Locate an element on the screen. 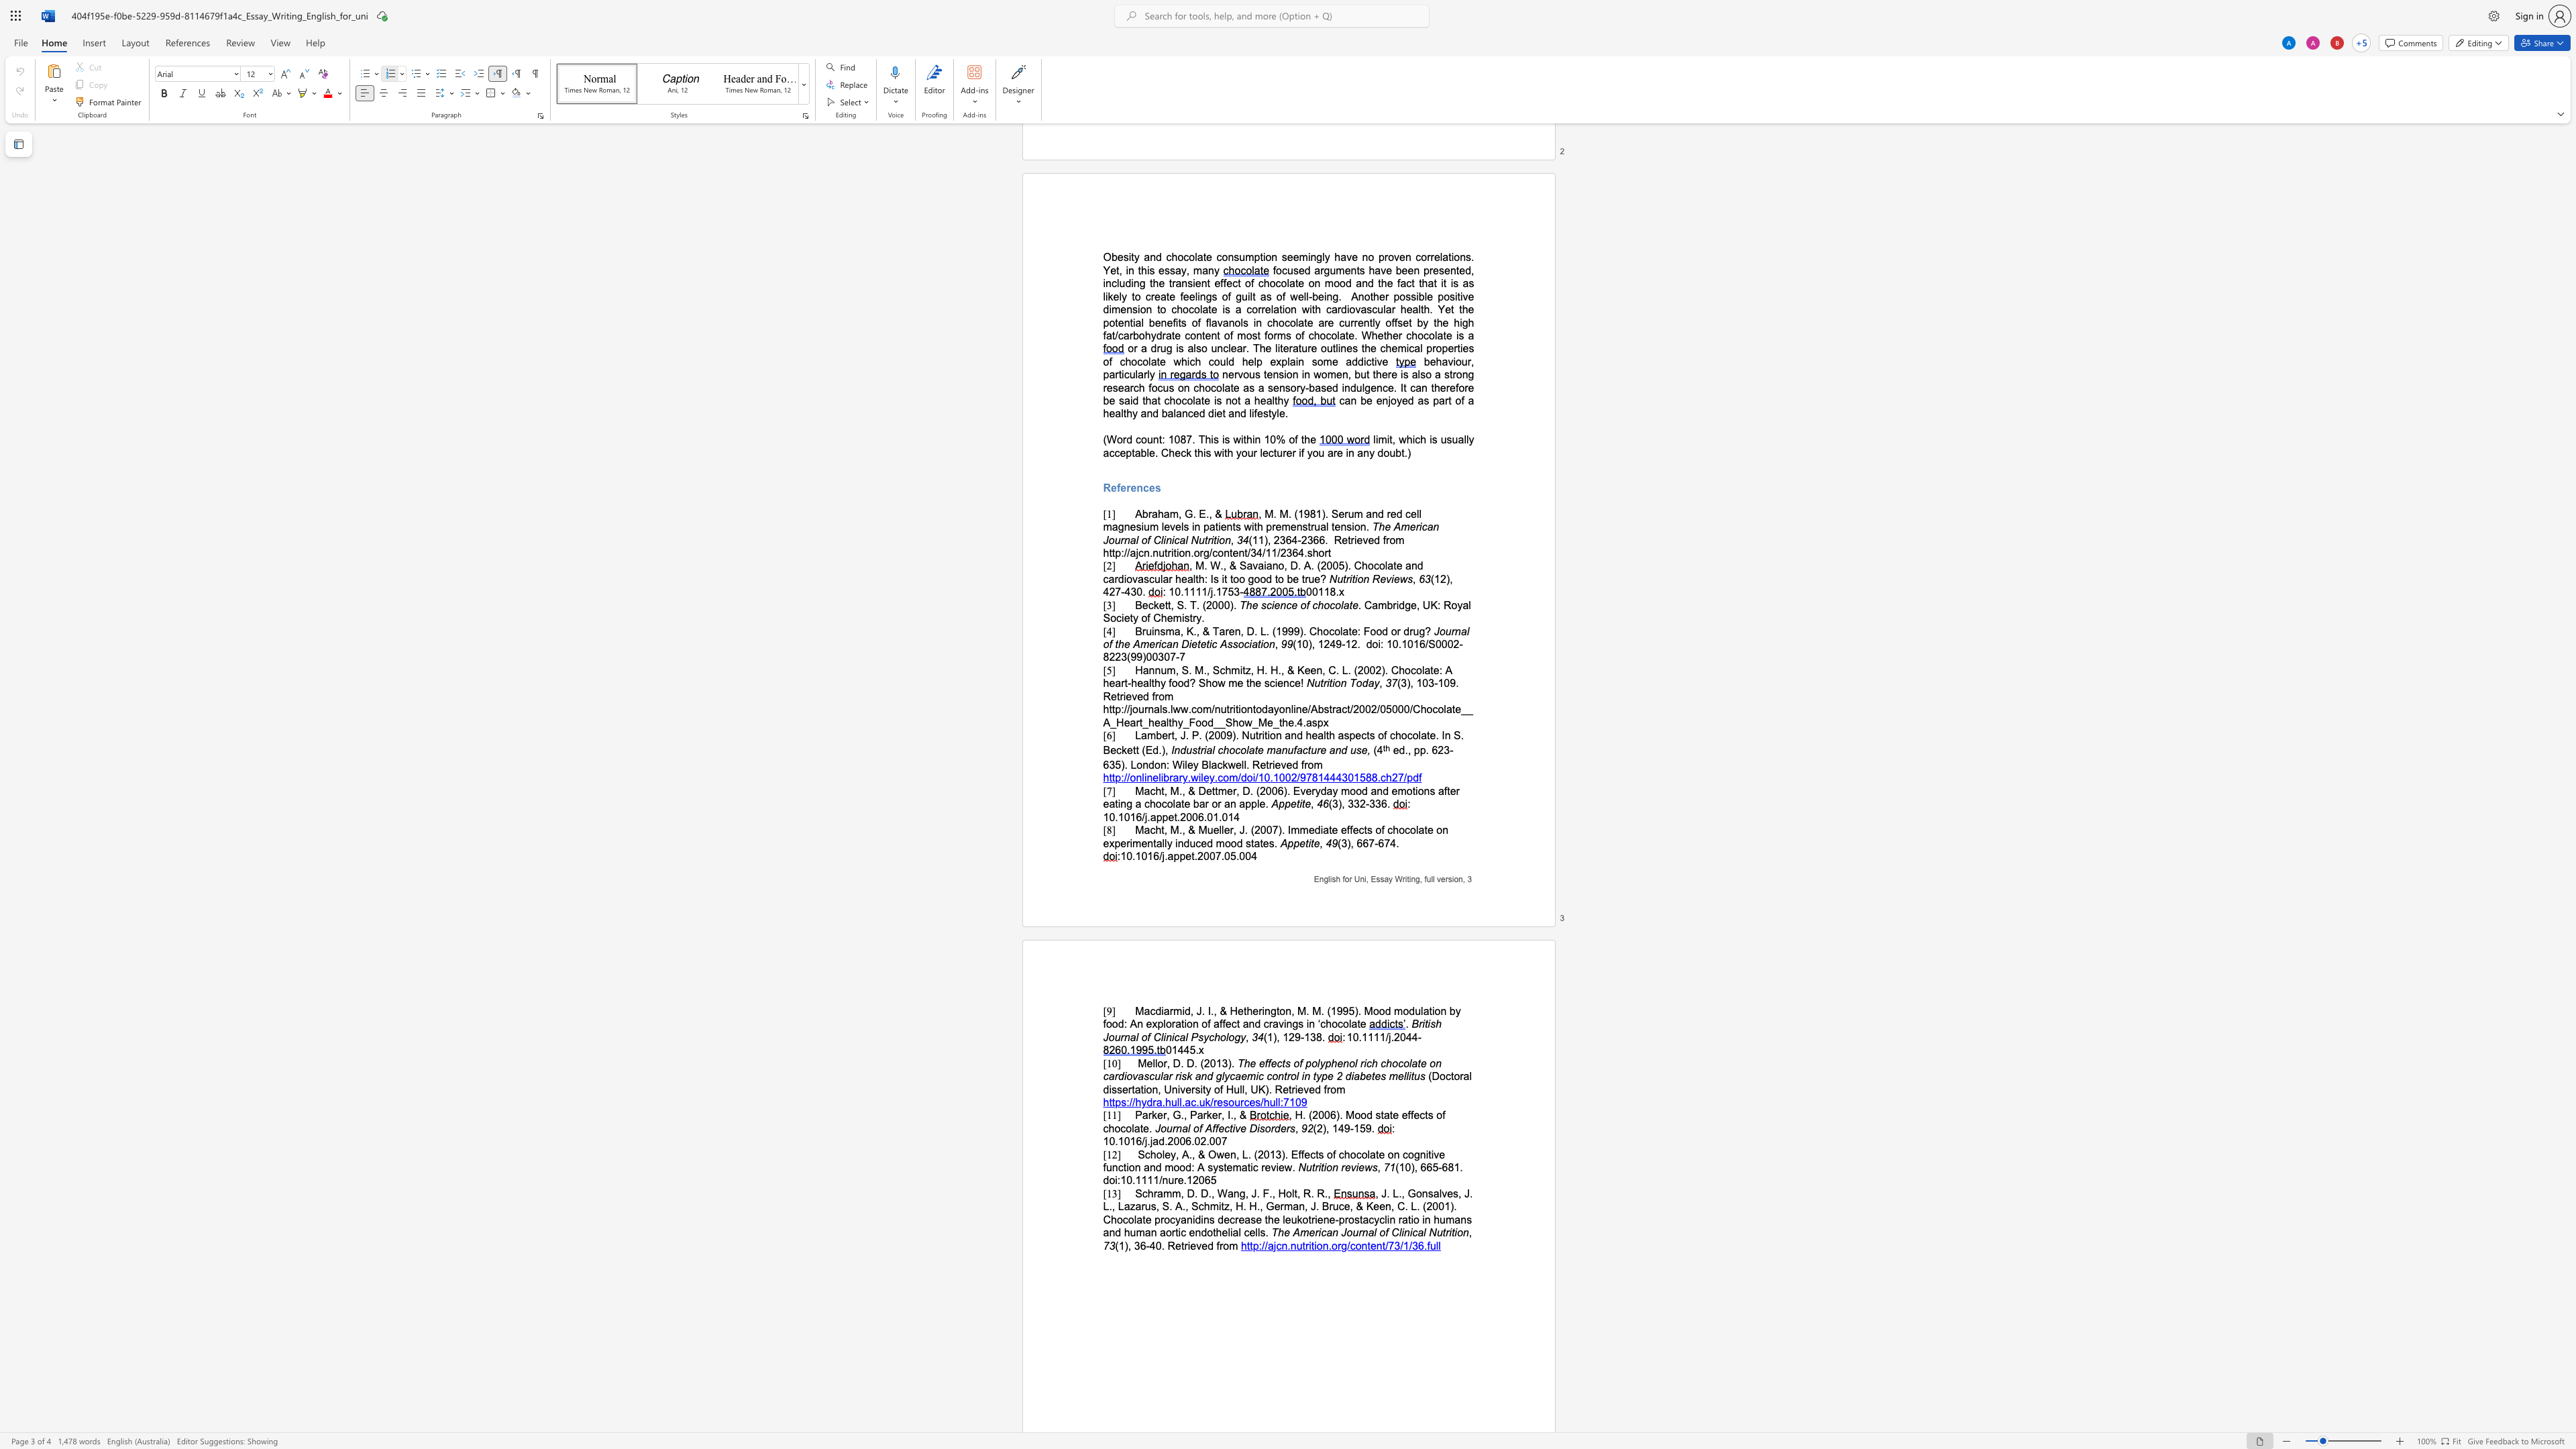  the space between the continuous character "g" and "y" in the text is located at coordinates (1238, 1036).